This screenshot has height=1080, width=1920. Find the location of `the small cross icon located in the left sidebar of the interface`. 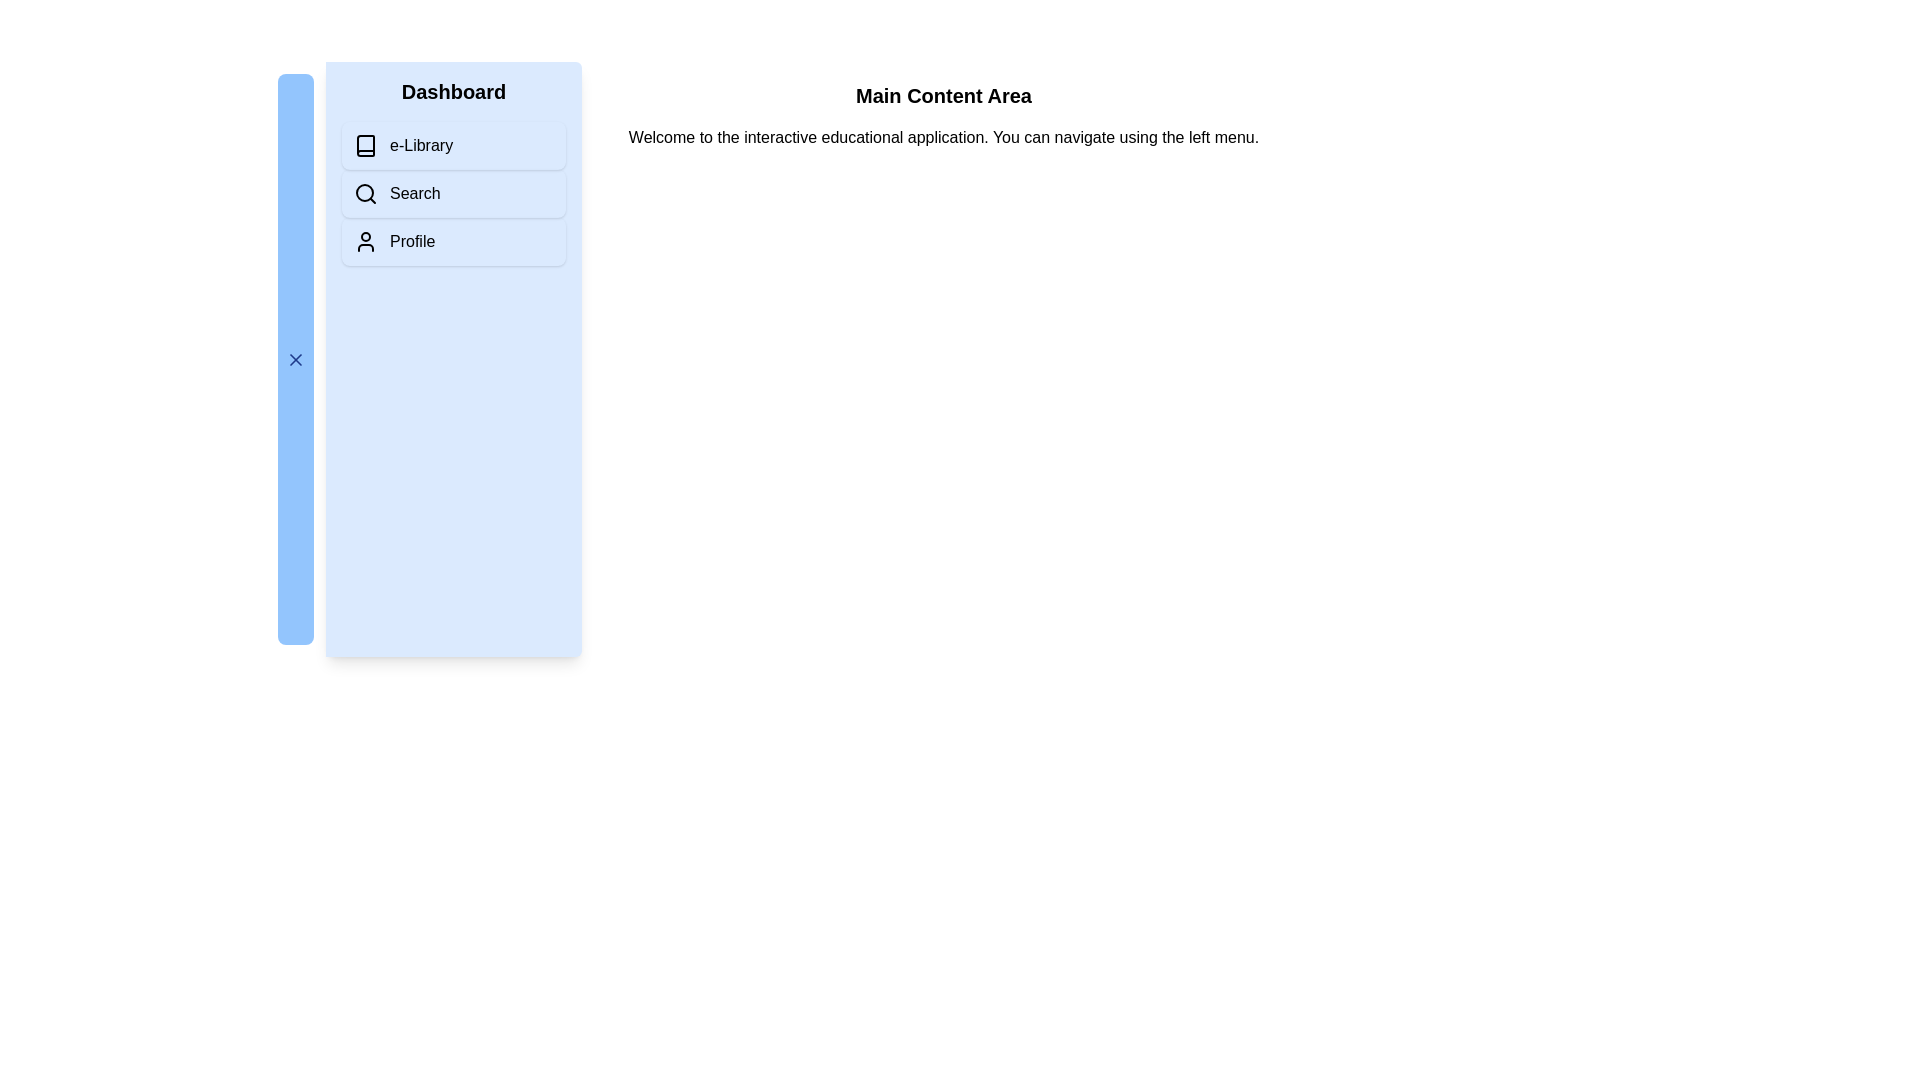

the small cross icon located in the left sidebar of the interface is located at coordinates (295, 358).